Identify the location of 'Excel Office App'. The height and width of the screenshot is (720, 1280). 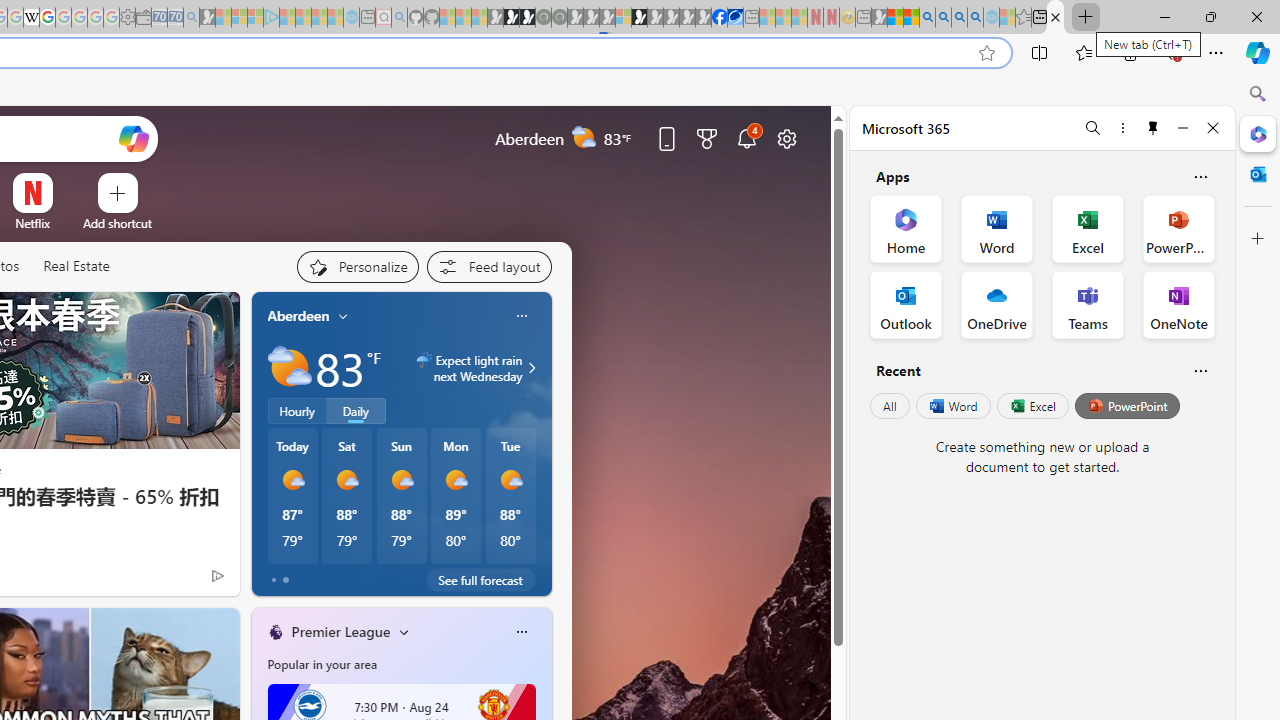
(1087, 227).